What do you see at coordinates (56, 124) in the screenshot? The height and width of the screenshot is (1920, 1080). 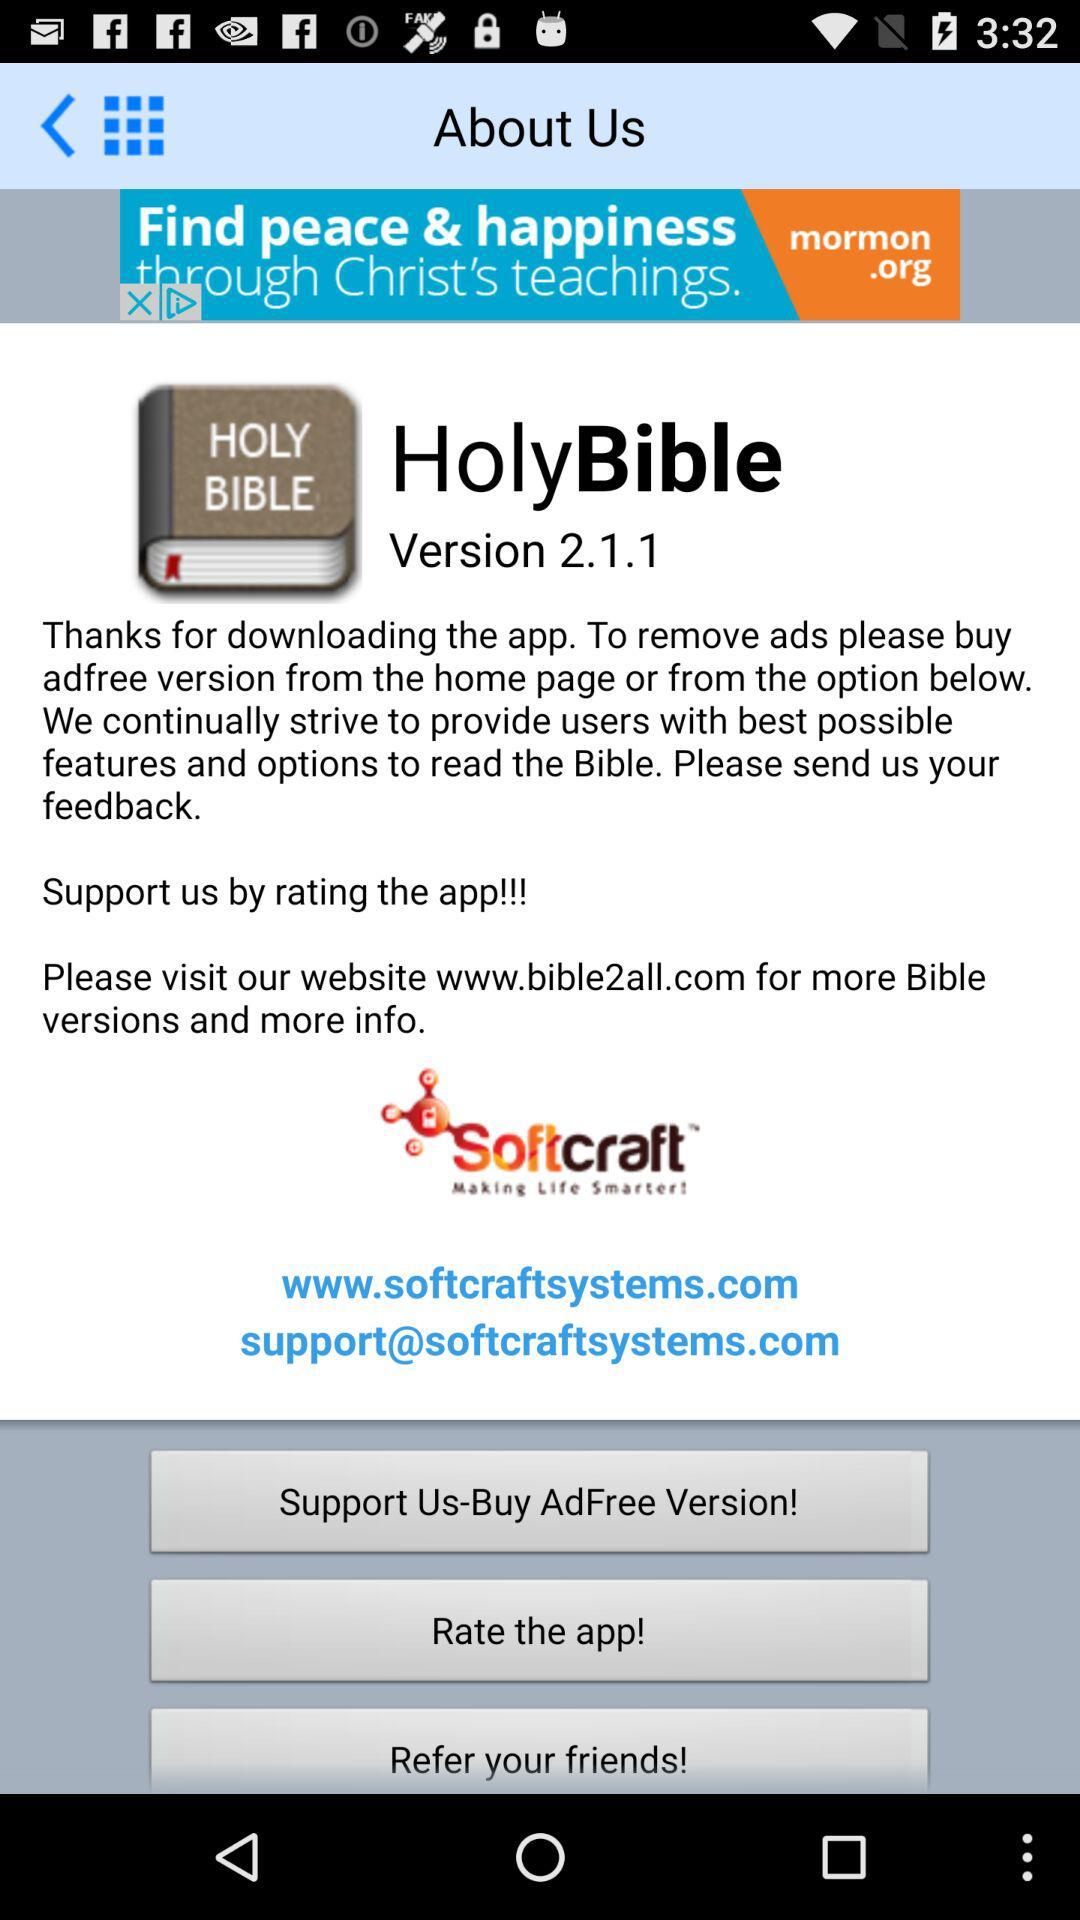 I see `go back` at bounding box center [56, 124].